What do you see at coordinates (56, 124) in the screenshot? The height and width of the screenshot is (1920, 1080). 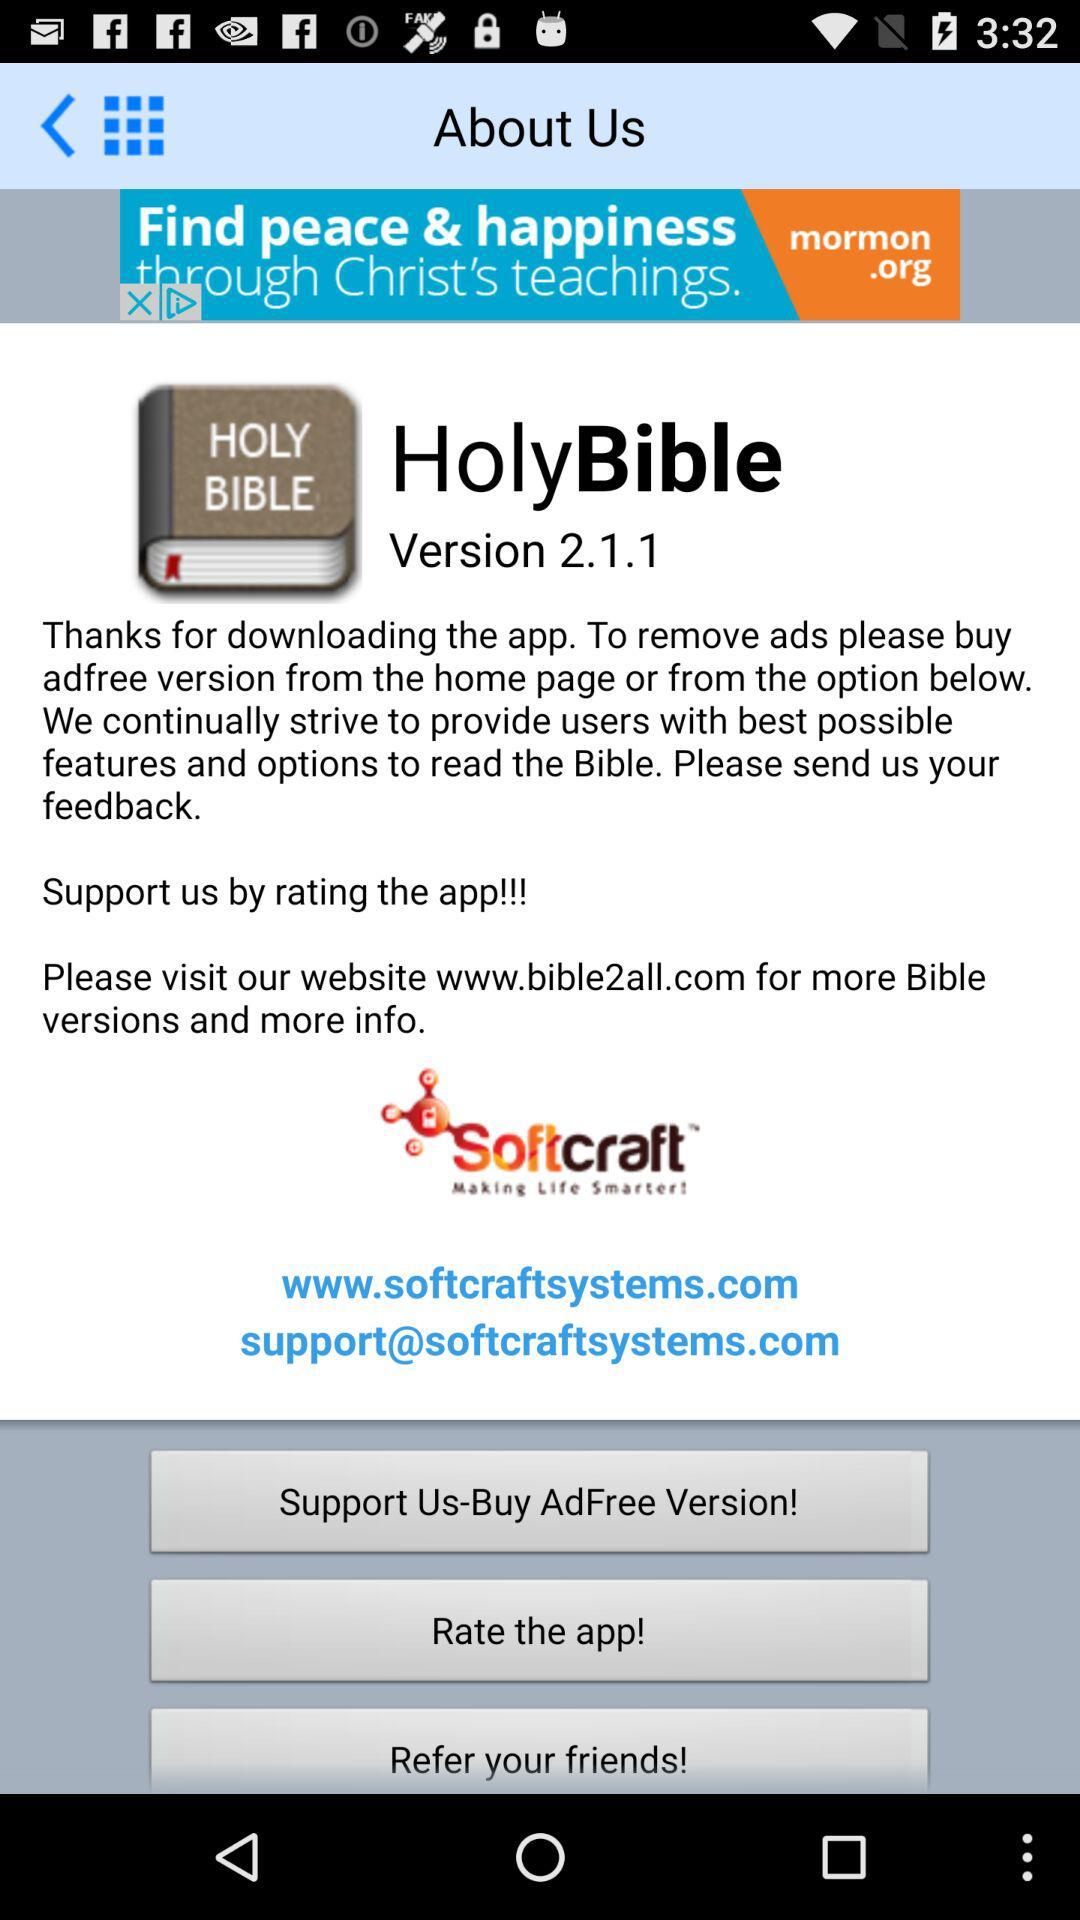 I see `go back` at bounding box center [56, 124].